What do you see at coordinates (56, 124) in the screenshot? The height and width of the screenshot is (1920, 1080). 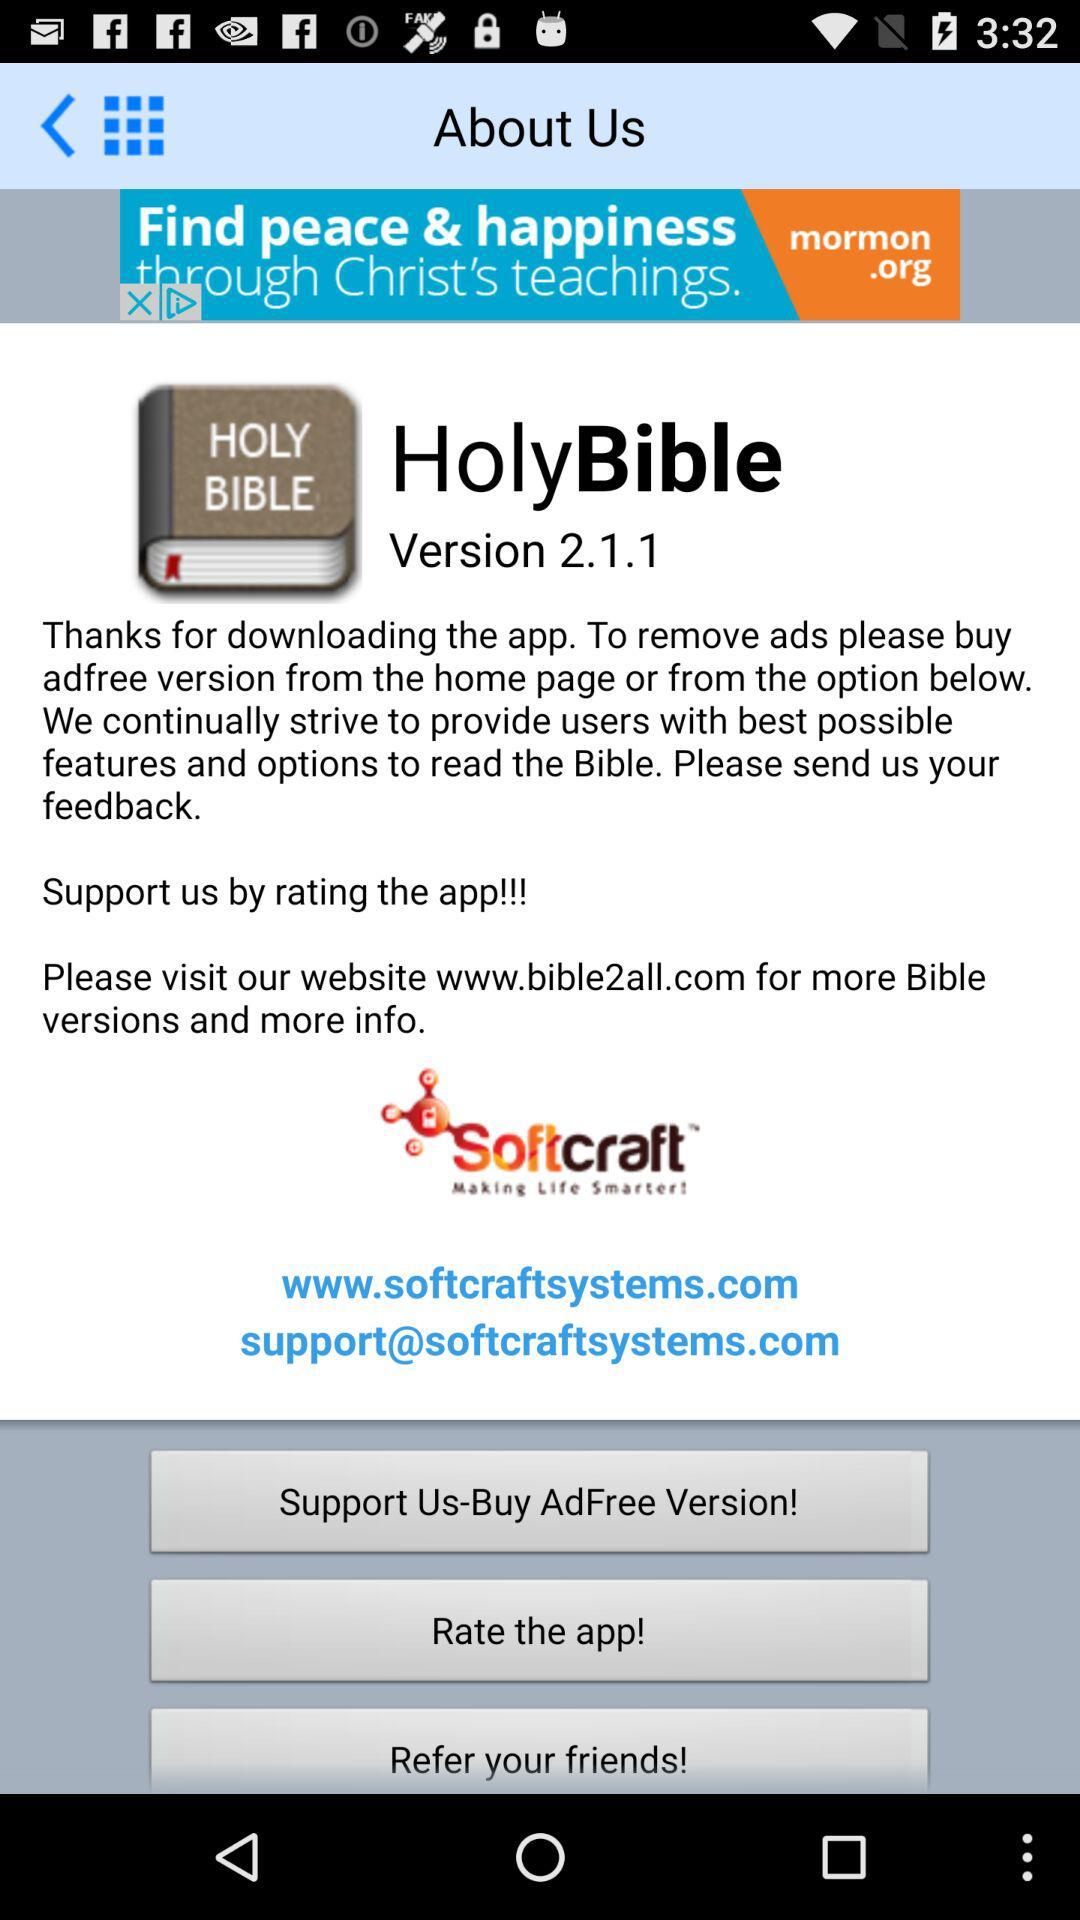 I see `go back` at bounding box center [56, 124].